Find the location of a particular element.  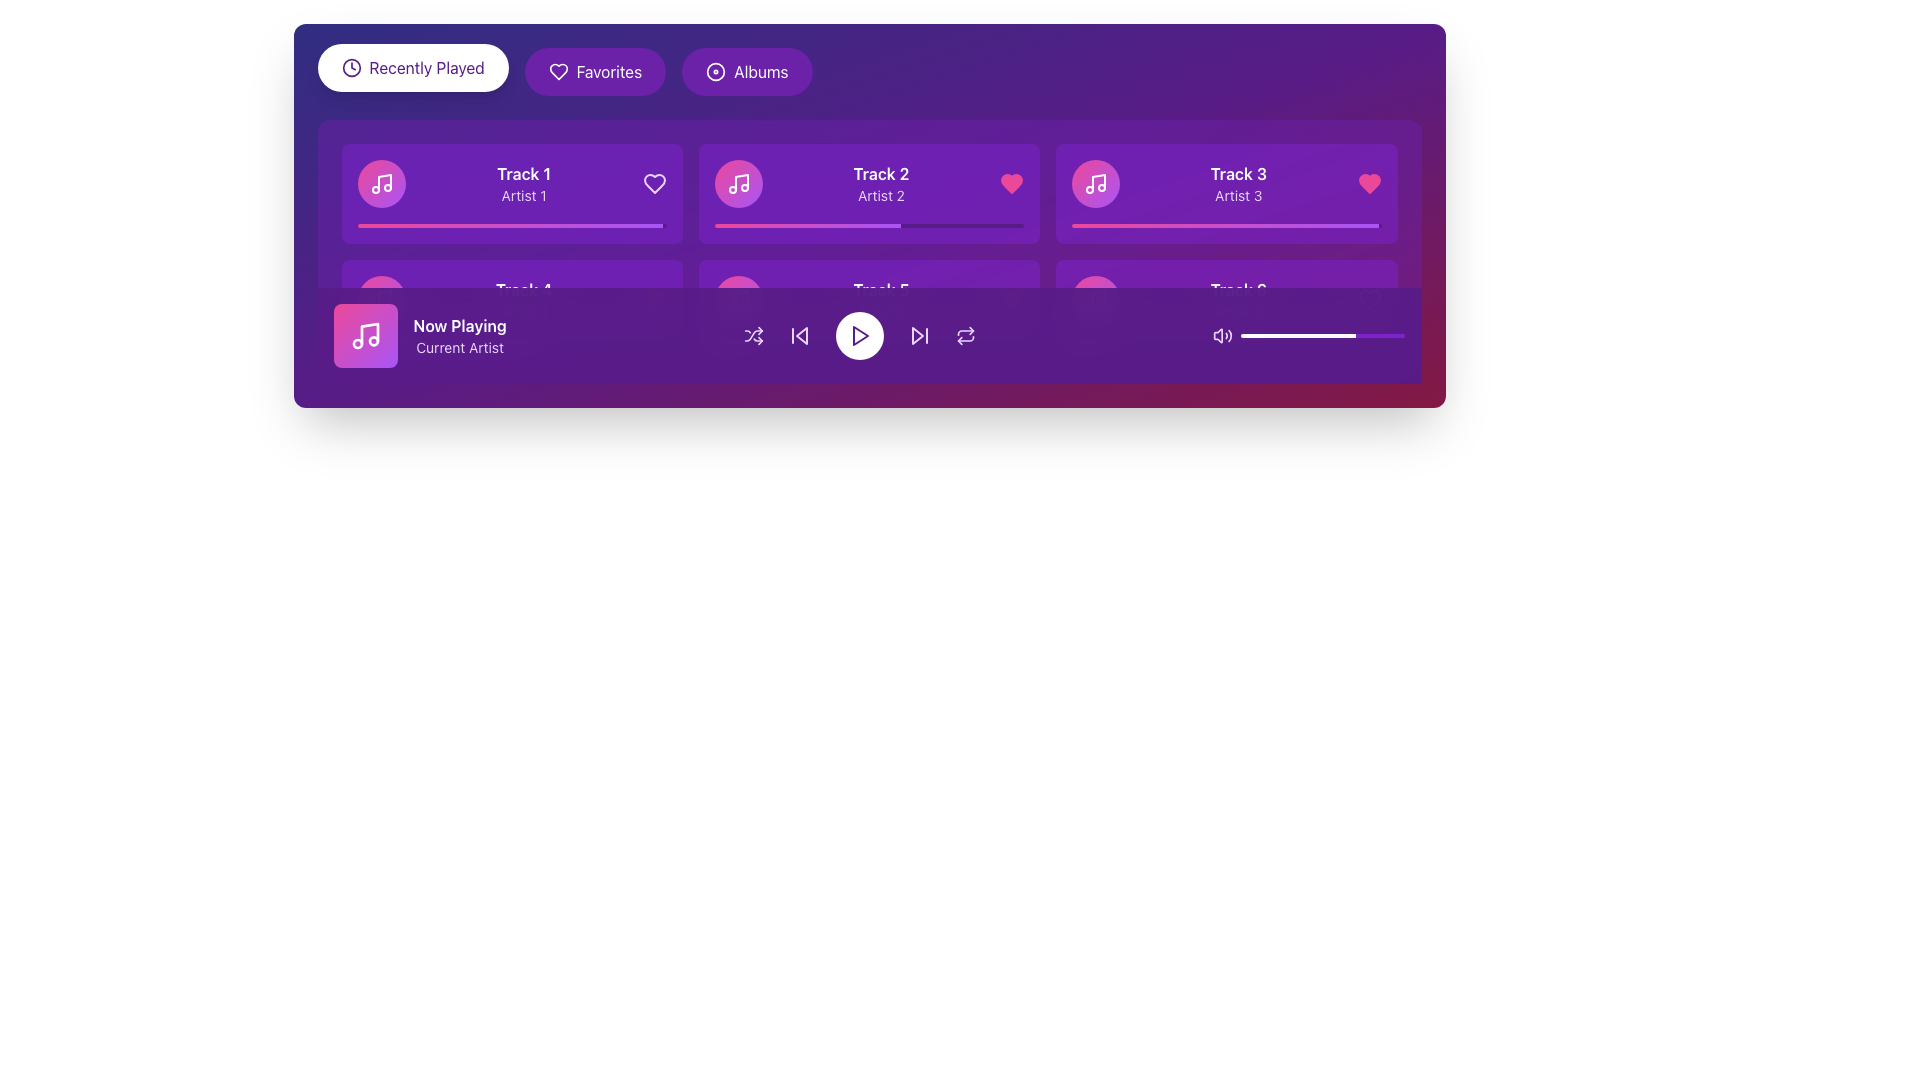

the Informational display panel which features a pink-to-purple gradient square icon with a white music note and text reading 'Now Playing' and 'Current Artist' is located at coordinates (419, 334).